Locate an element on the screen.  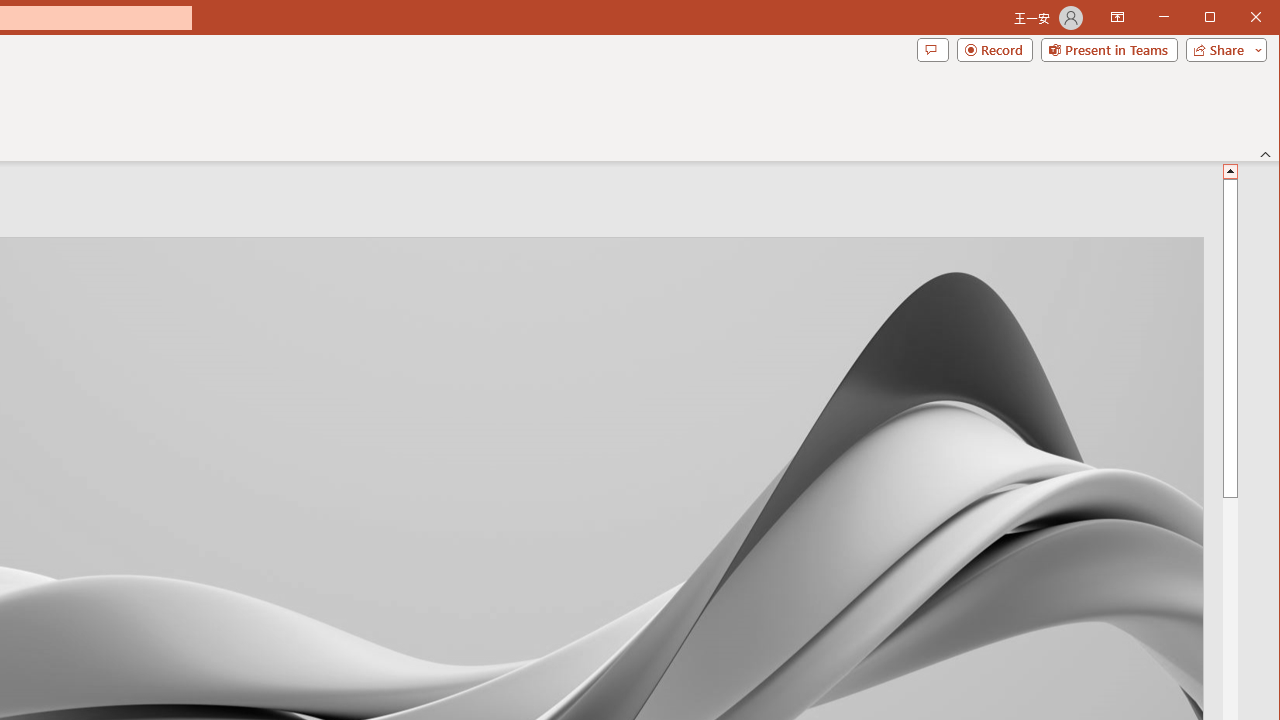
'Comments' is located at coordinates (931, 49).